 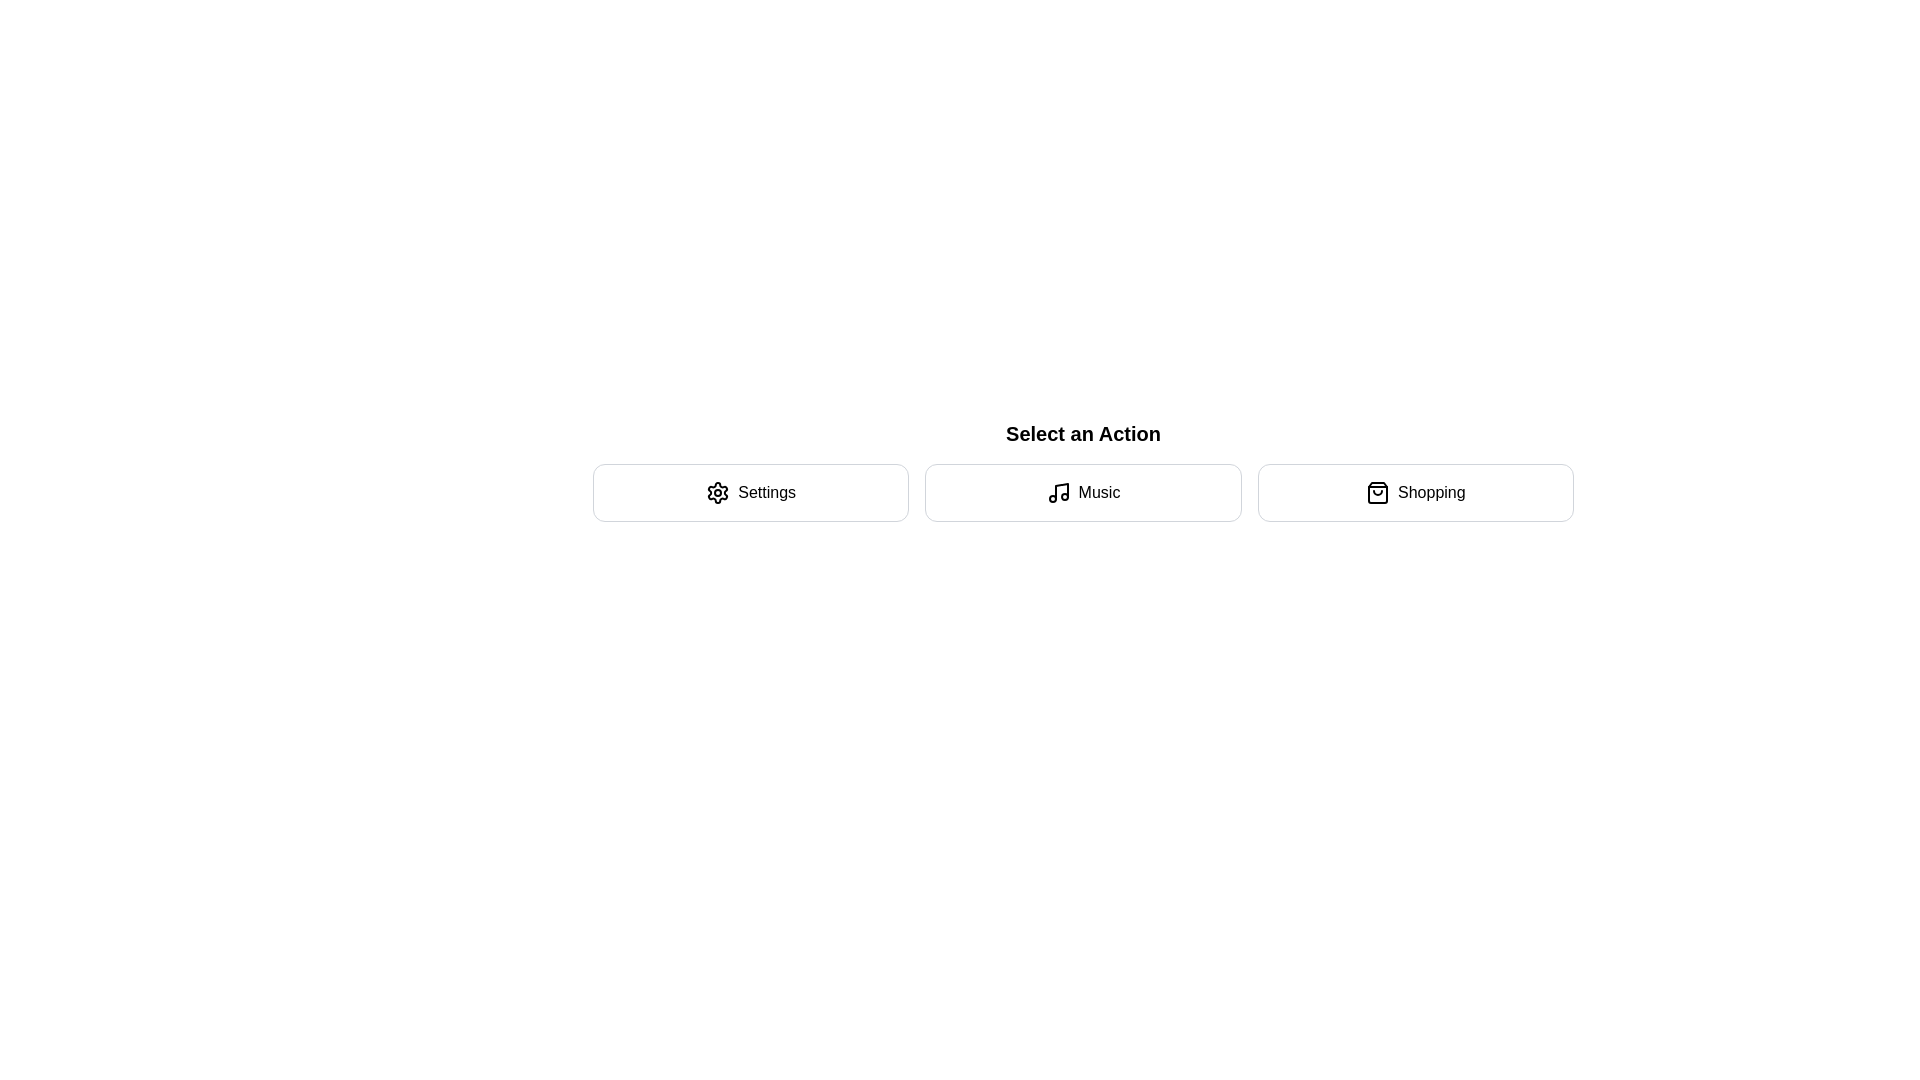 I want to click on the action Shopping by clicking on the corresponding button, so click(x=1414, y=493).